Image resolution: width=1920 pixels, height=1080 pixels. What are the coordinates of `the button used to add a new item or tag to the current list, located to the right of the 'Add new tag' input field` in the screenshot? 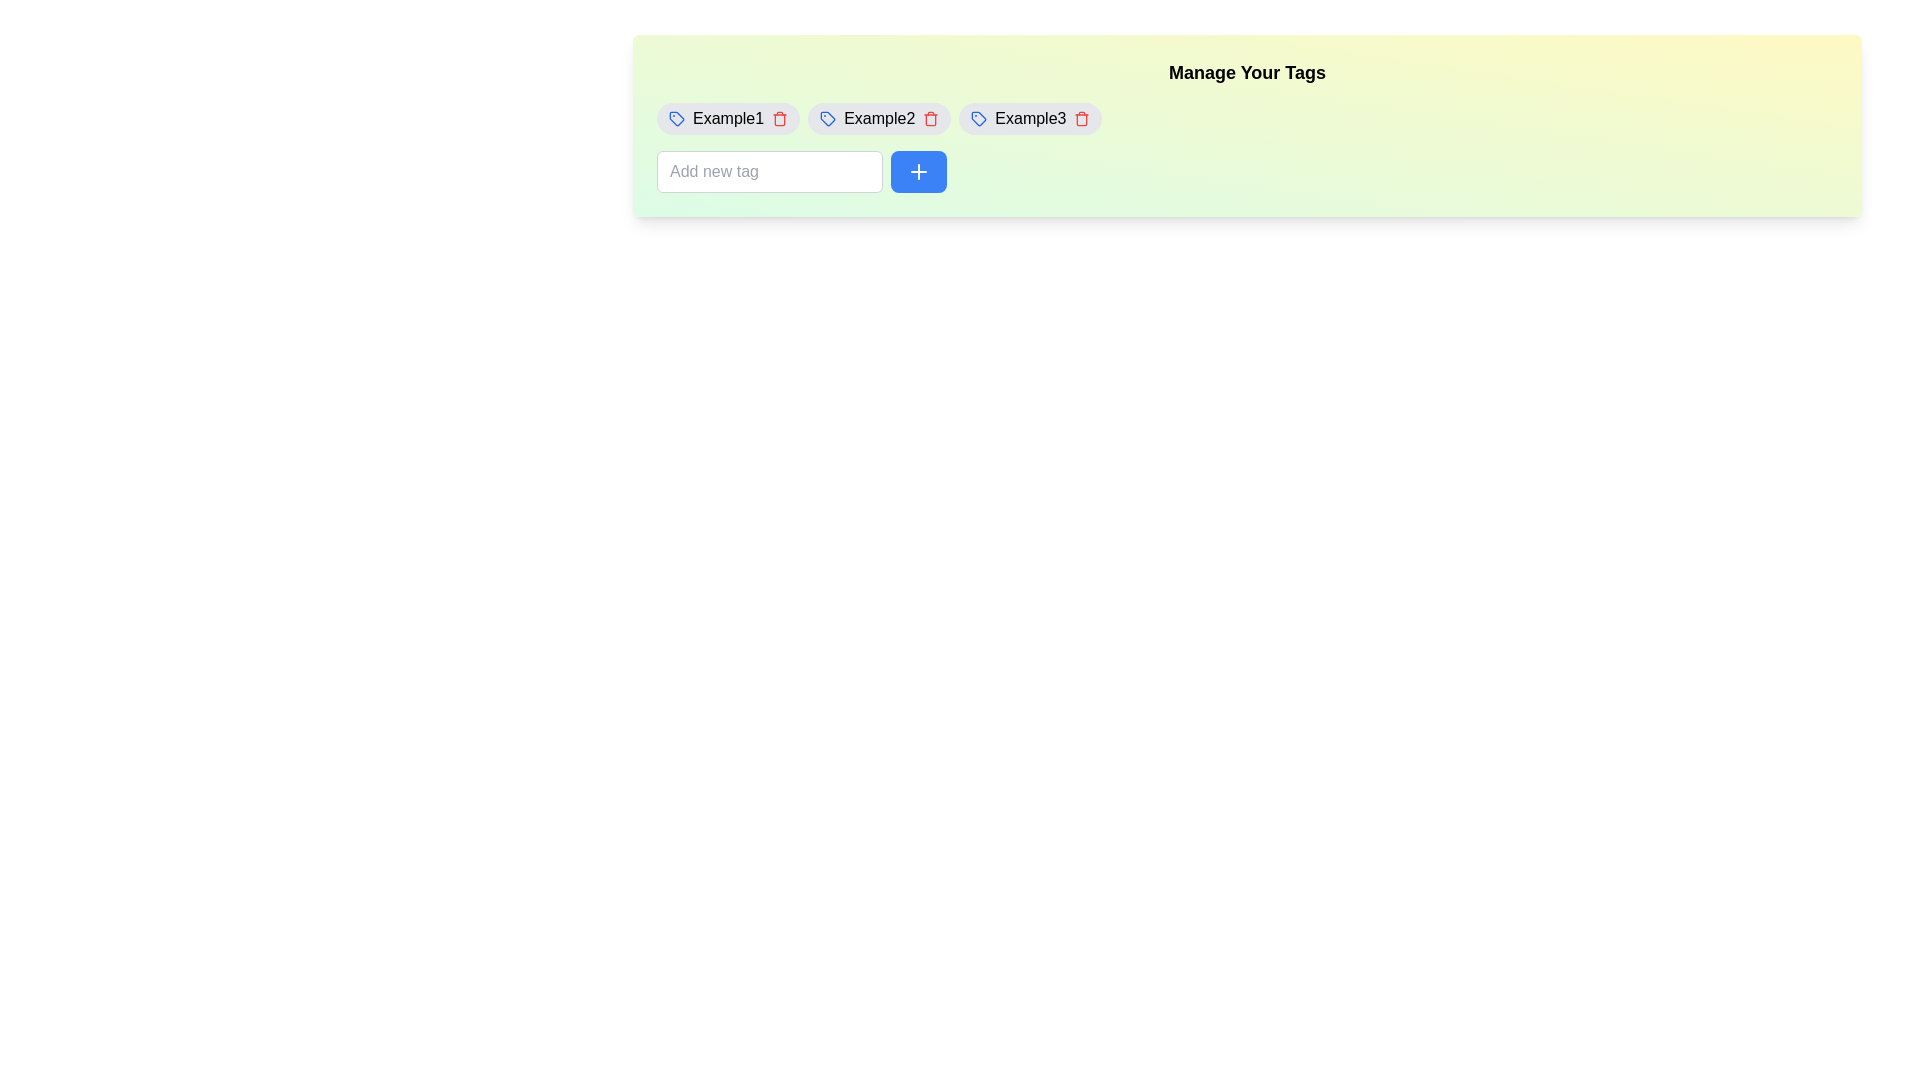 It's located at (917, 171).